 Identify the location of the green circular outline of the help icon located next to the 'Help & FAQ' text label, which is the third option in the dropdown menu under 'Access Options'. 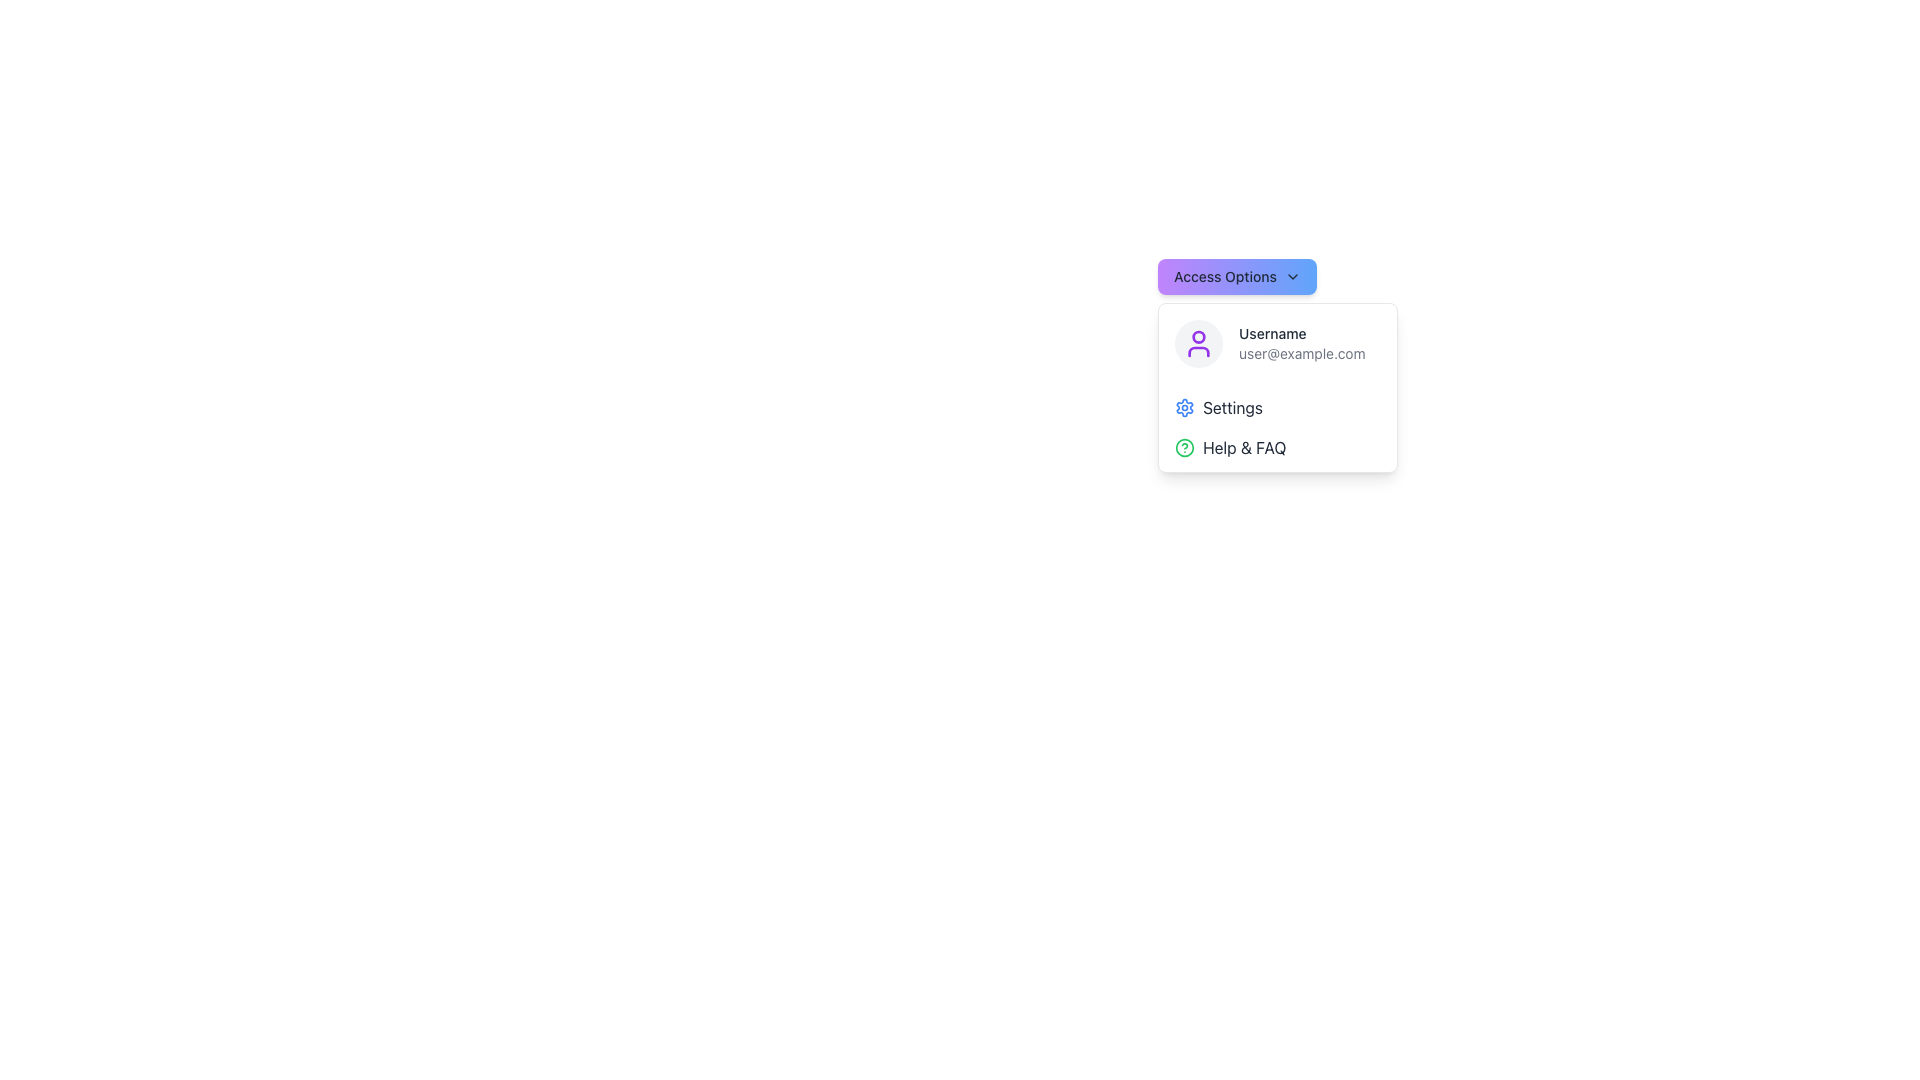
(1185, 446).